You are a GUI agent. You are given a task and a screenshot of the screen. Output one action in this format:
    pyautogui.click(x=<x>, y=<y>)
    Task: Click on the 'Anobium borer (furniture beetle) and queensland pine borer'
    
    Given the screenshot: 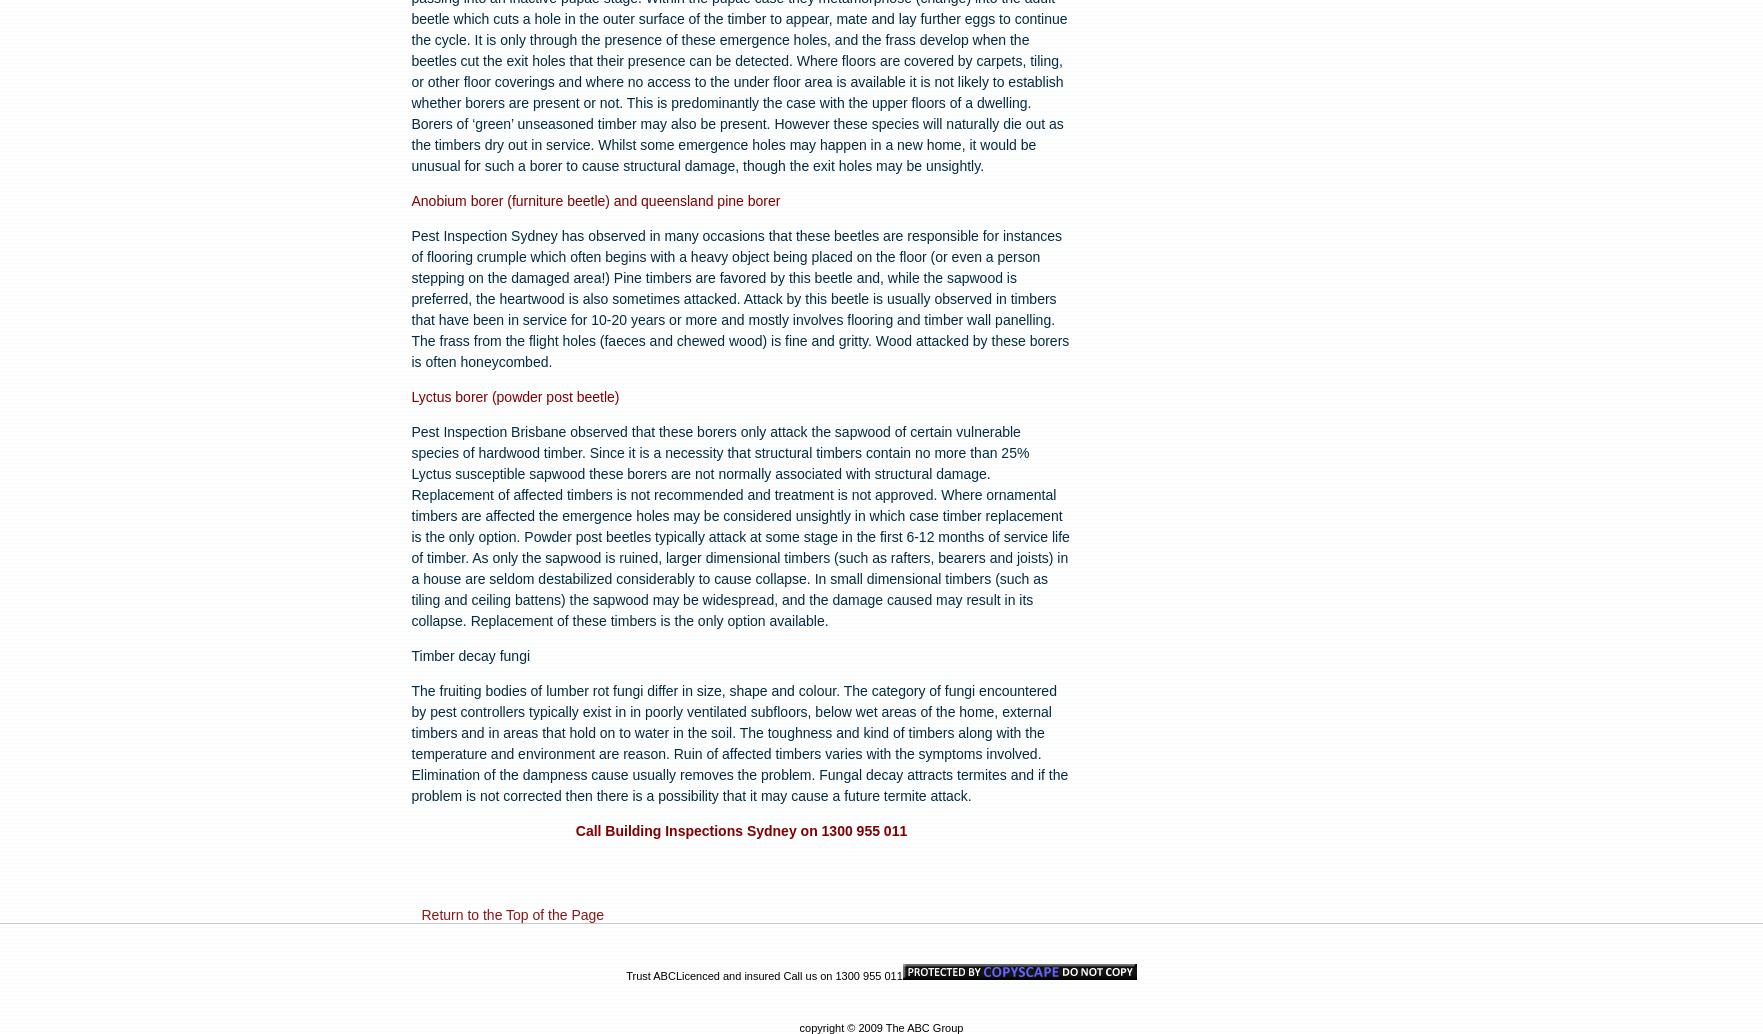 What is the action you would take?
    pyautogui.click(x=595, y=201)
    